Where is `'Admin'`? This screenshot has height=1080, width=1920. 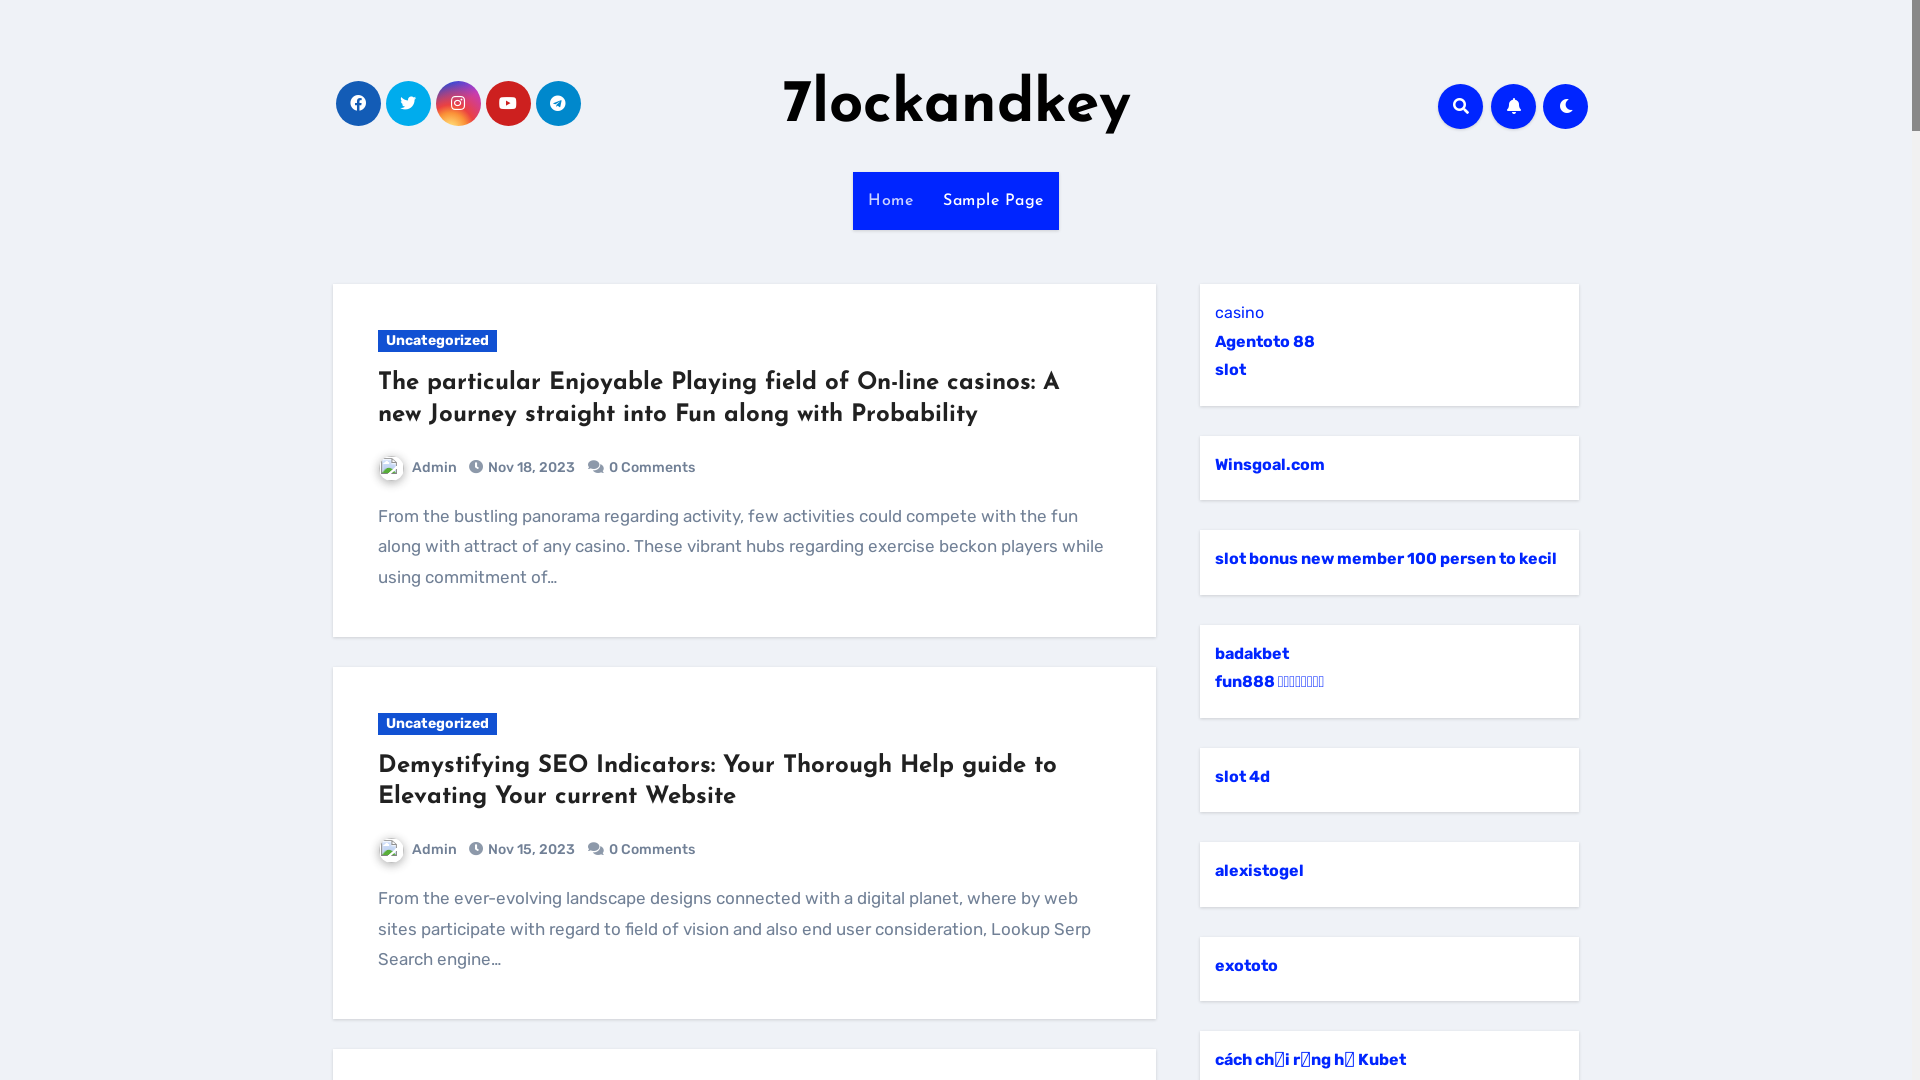
'Admin' is located at coordinates (416, 467).